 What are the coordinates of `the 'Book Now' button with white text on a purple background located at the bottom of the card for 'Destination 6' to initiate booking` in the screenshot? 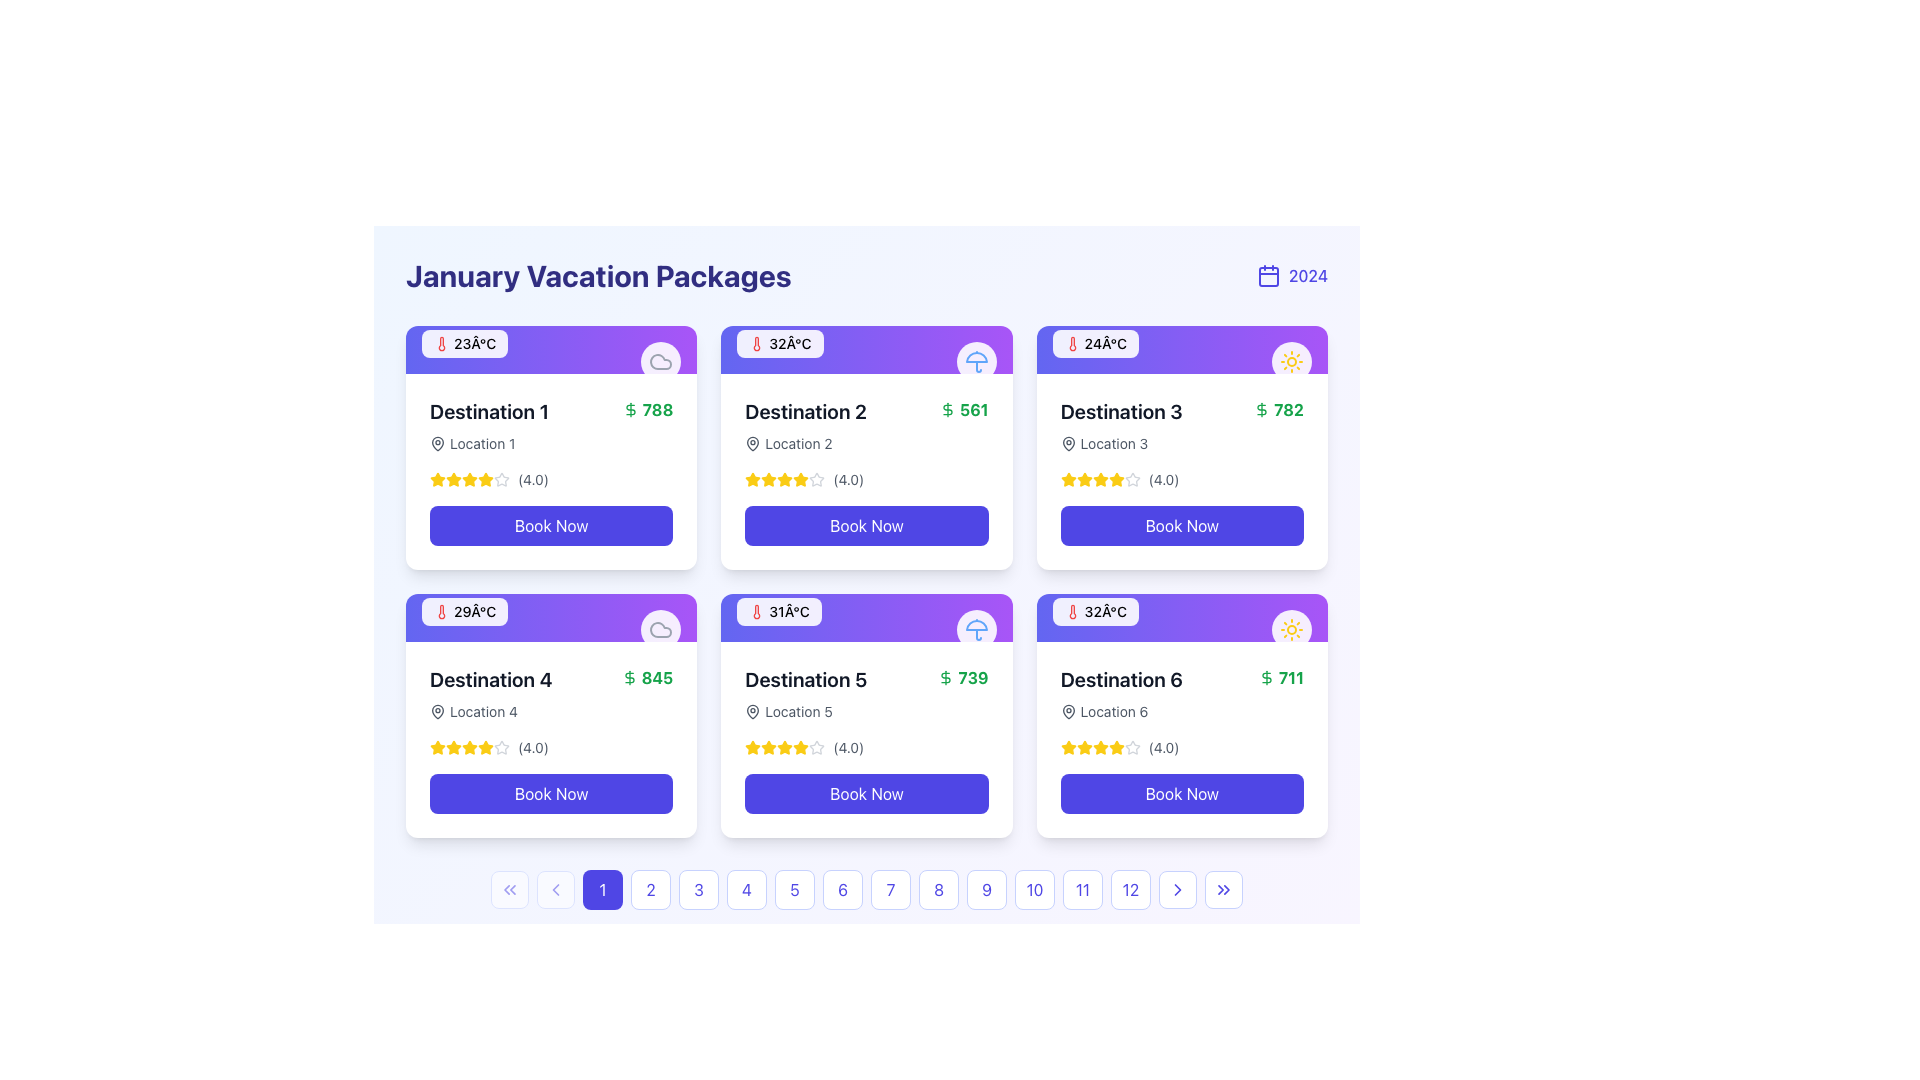 It's located at (1182, 793).